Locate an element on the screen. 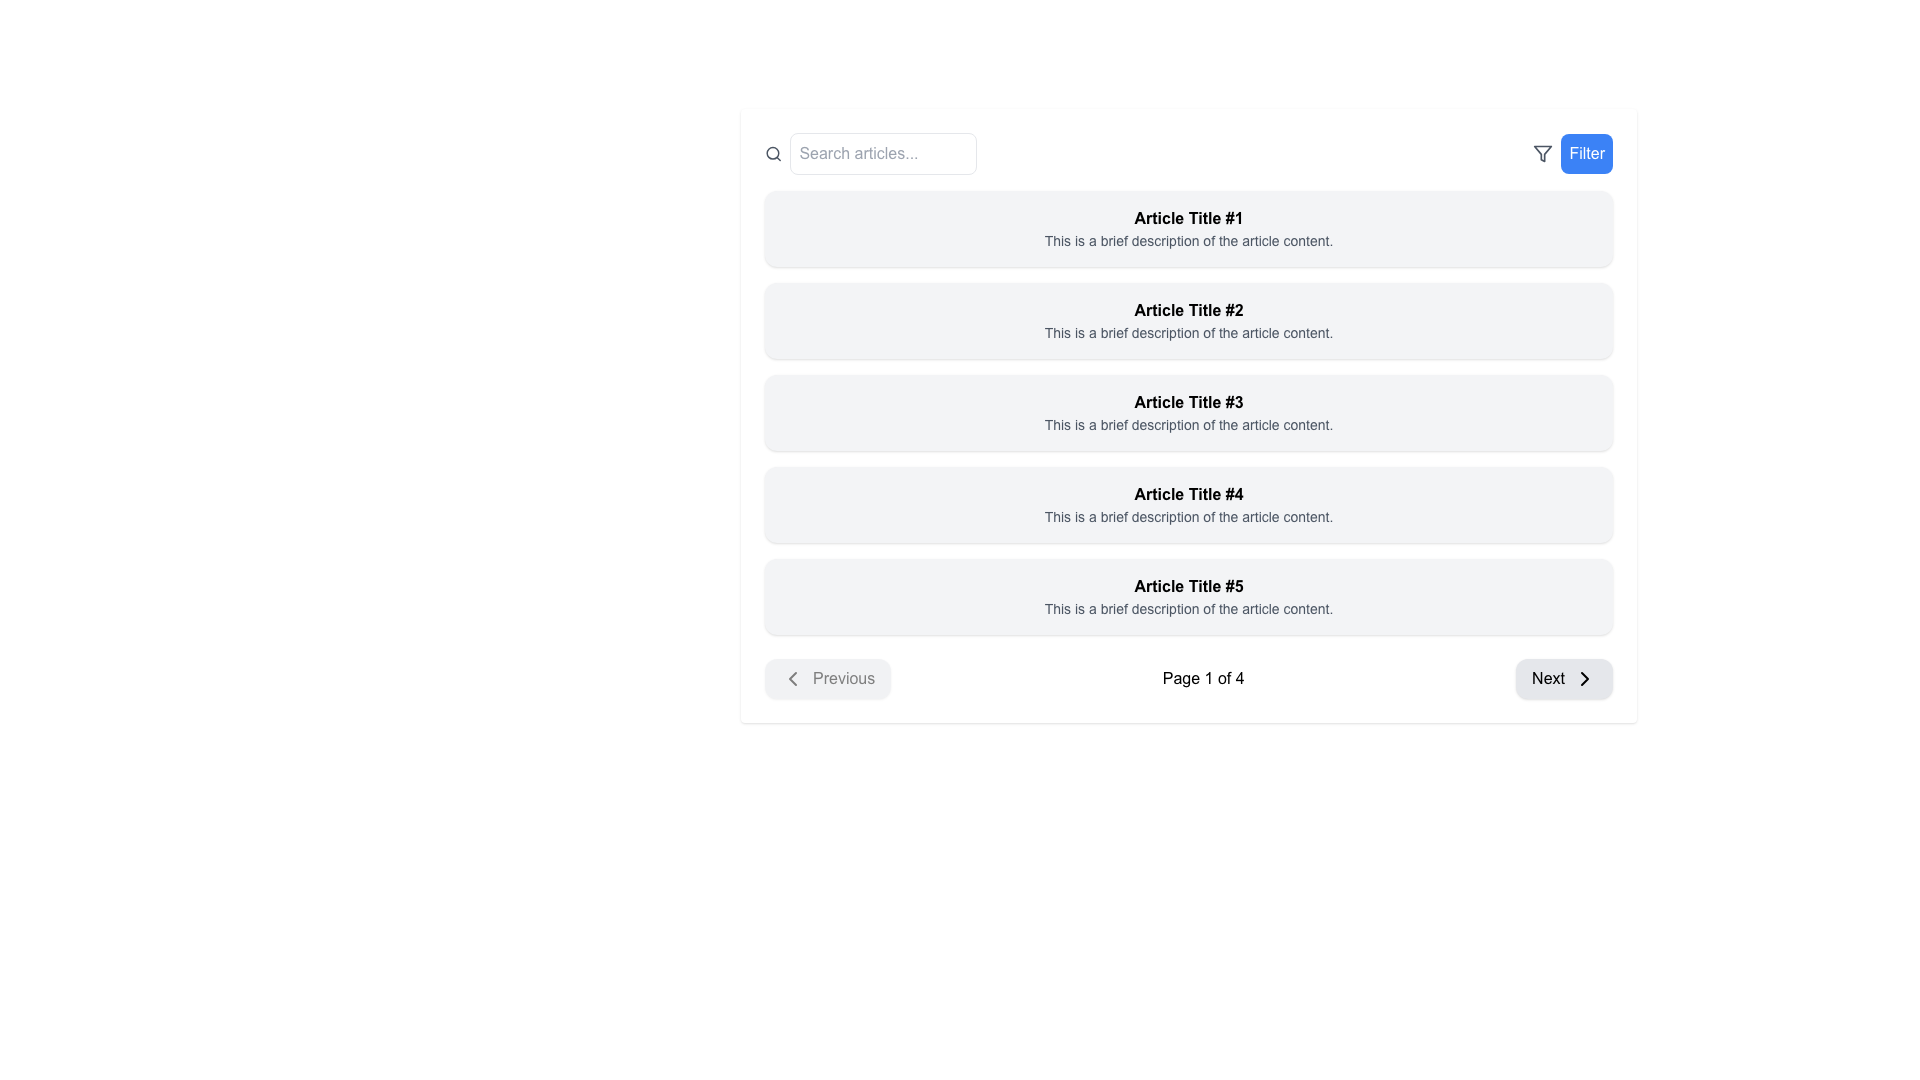 The image size is (1920, 1080). textual description located immediately below the title text 'Article Title #3' in the third list item of the articles collection is located at coordinates (1189, 423).